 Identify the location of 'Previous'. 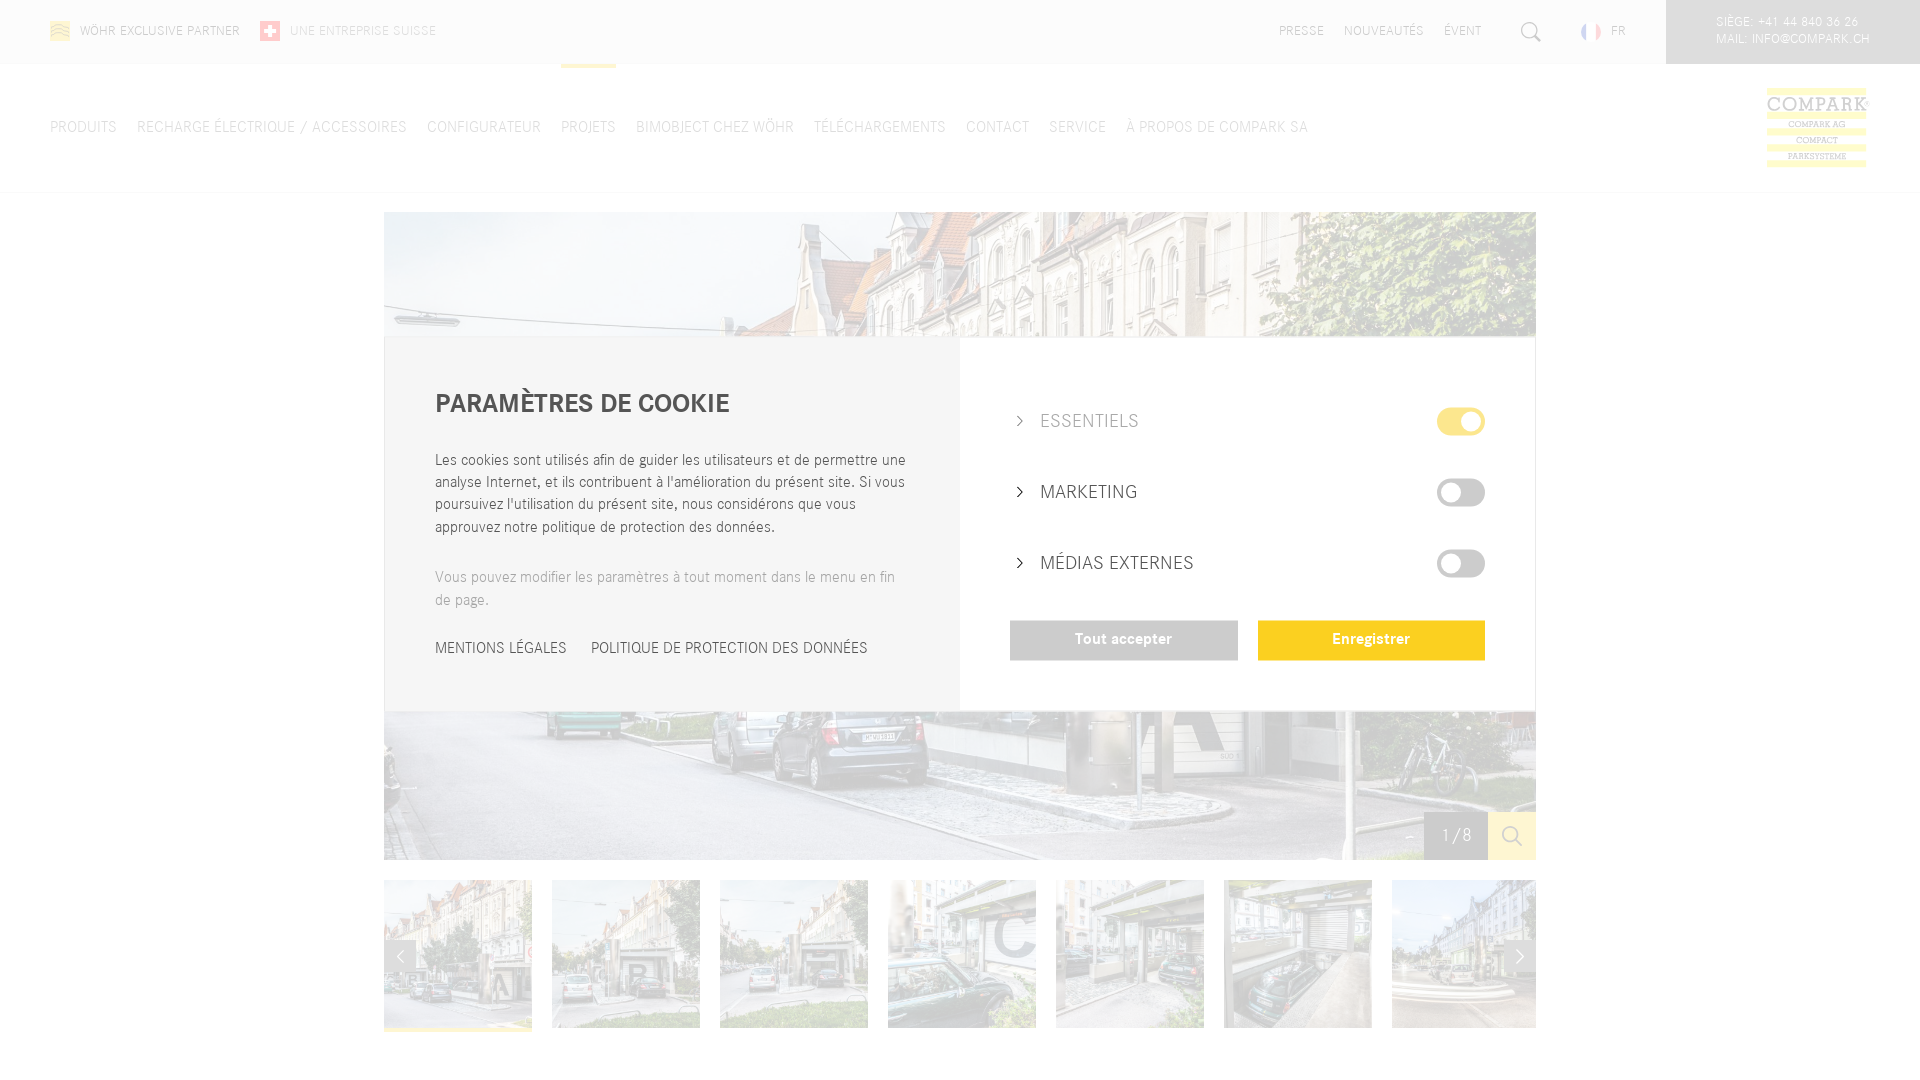
(384, 955).